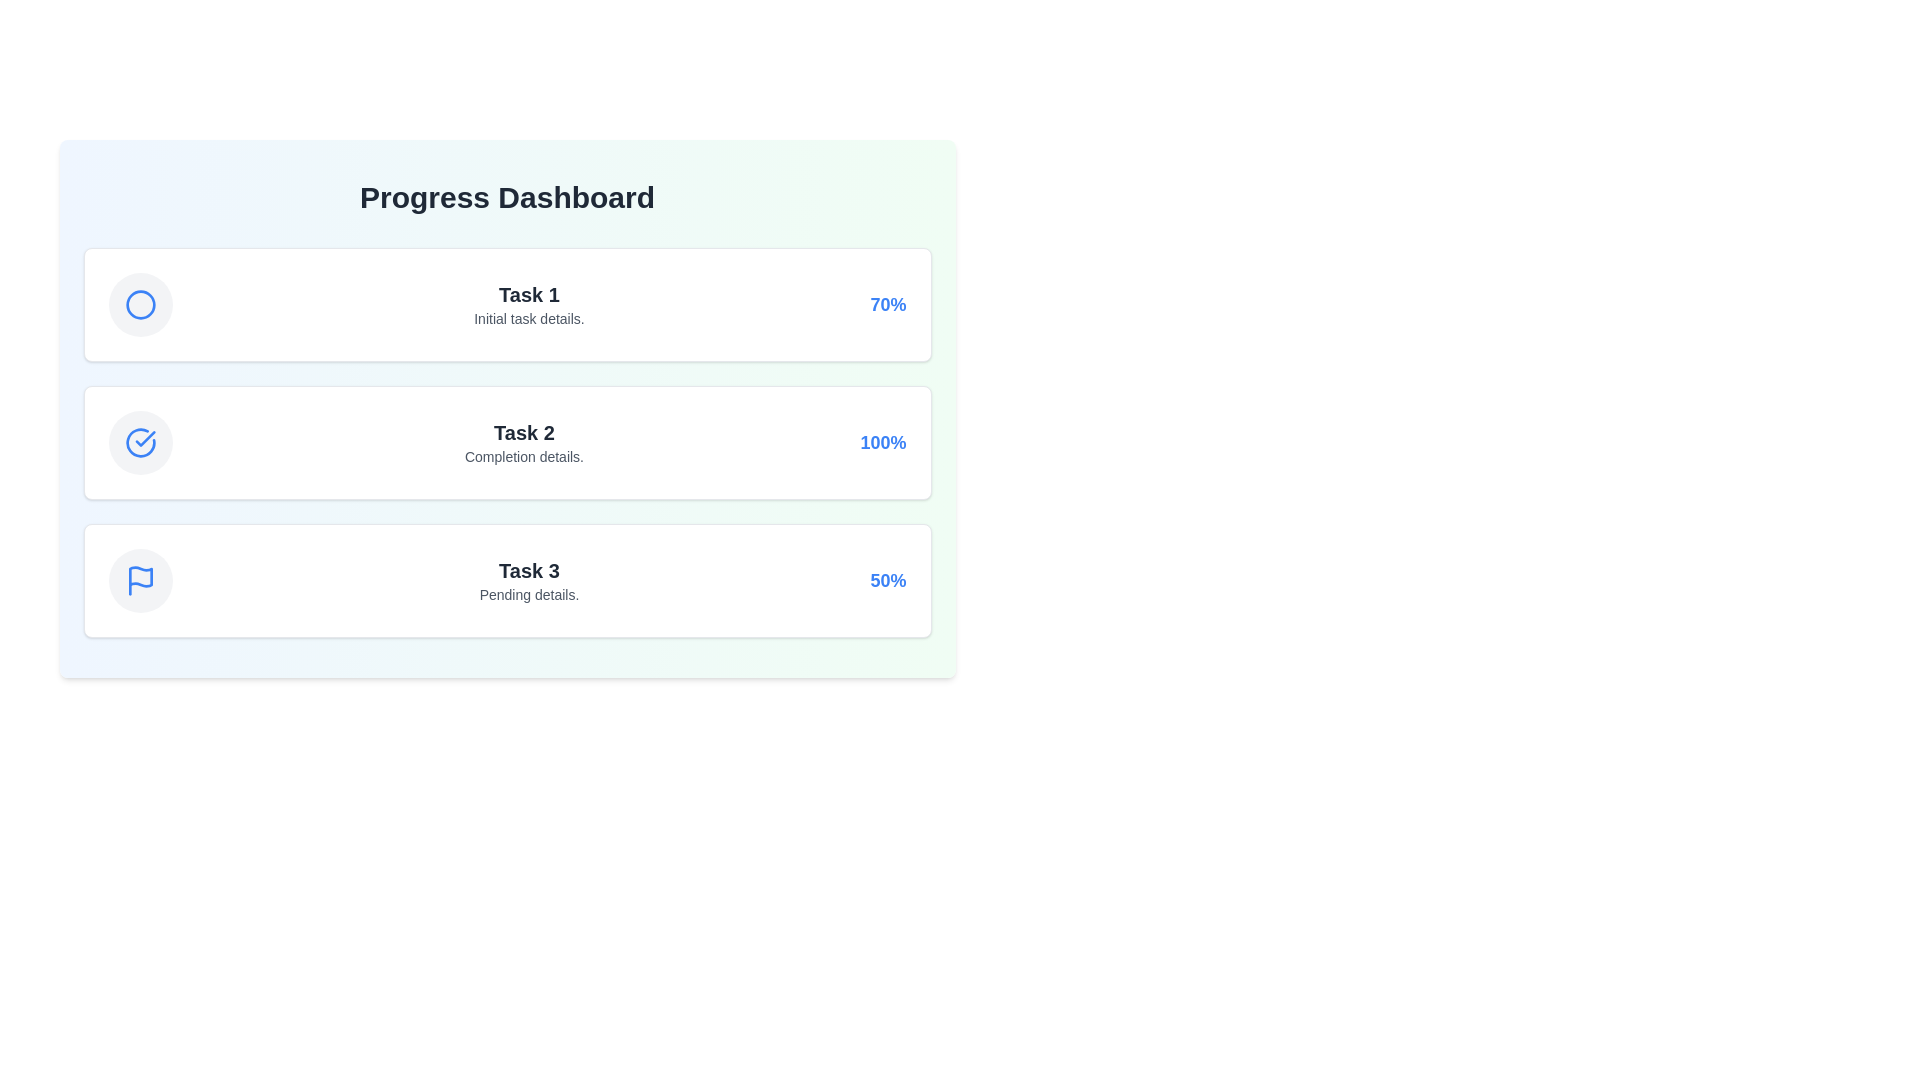 This screenshot has width=1920, height=1080. What do you see at coordinates (139, 581) in the screenshot?
I see `the flag icon with a blue stroke inside a circular area on the leftmost side of the row labeled 'Task 3'` at bounding box center [139, 581].